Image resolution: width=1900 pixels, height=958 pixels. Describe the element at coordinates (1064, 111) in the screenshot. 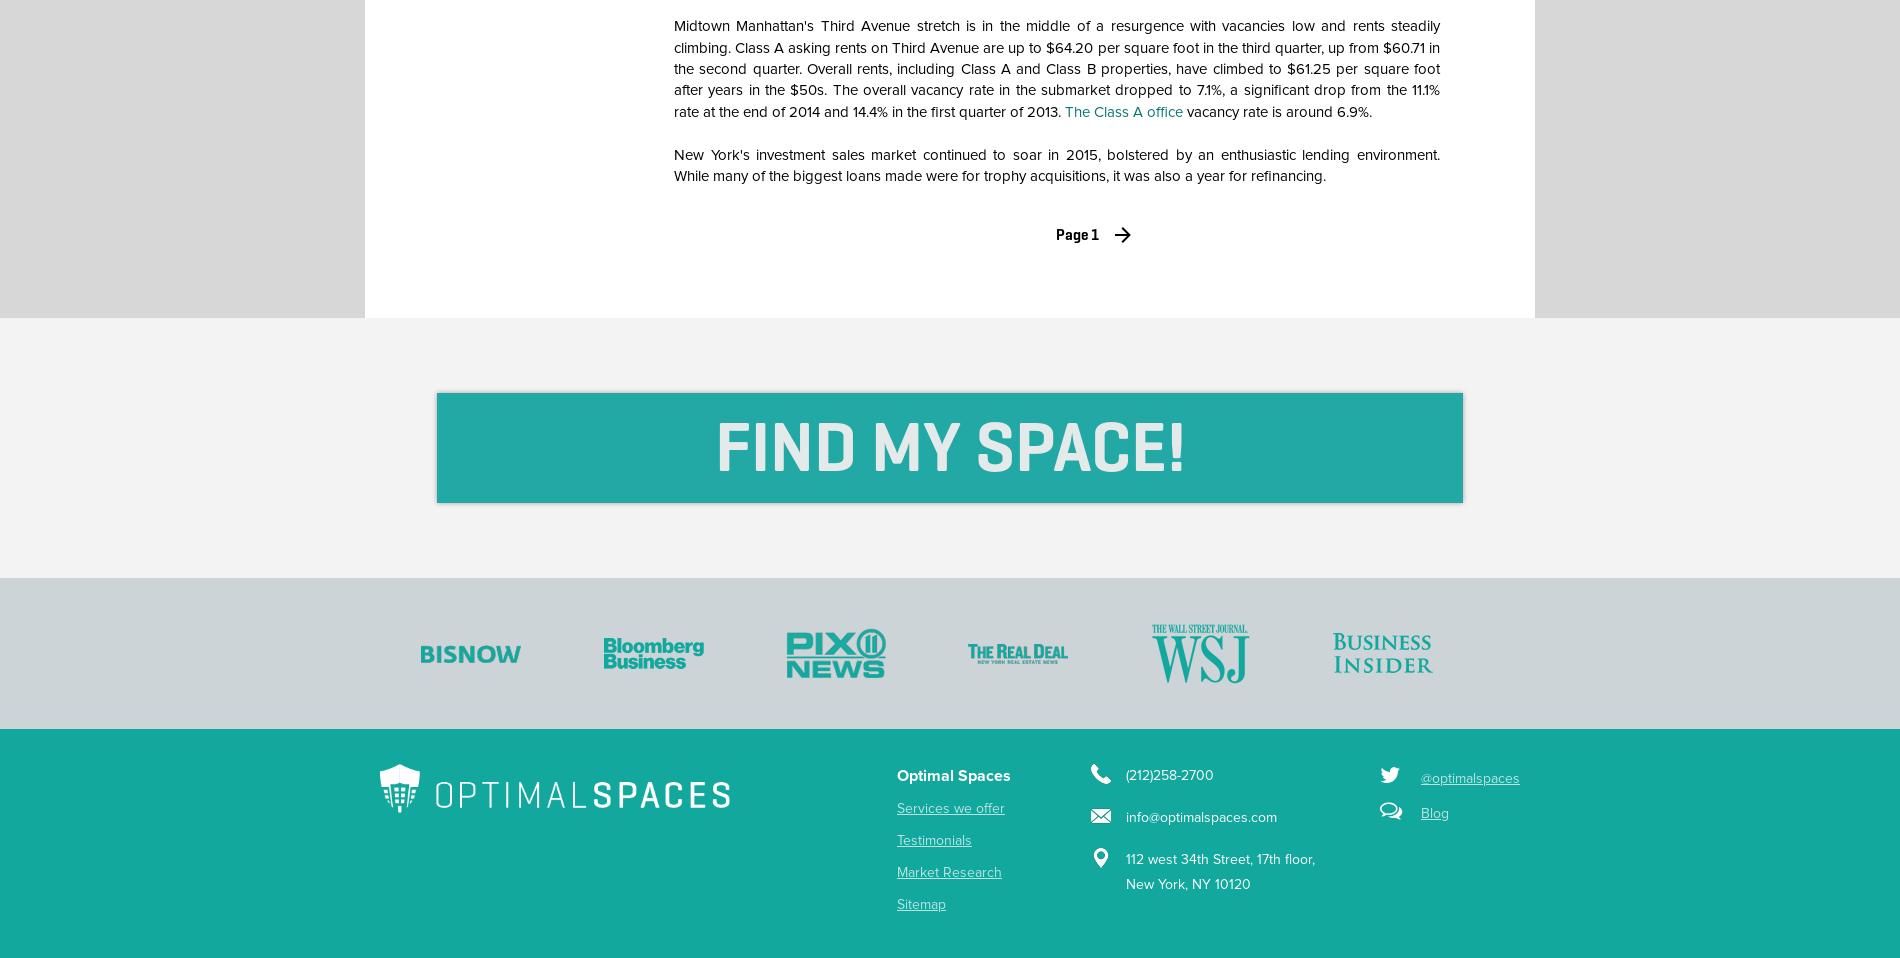

I see `'The Class A office'` at that location.